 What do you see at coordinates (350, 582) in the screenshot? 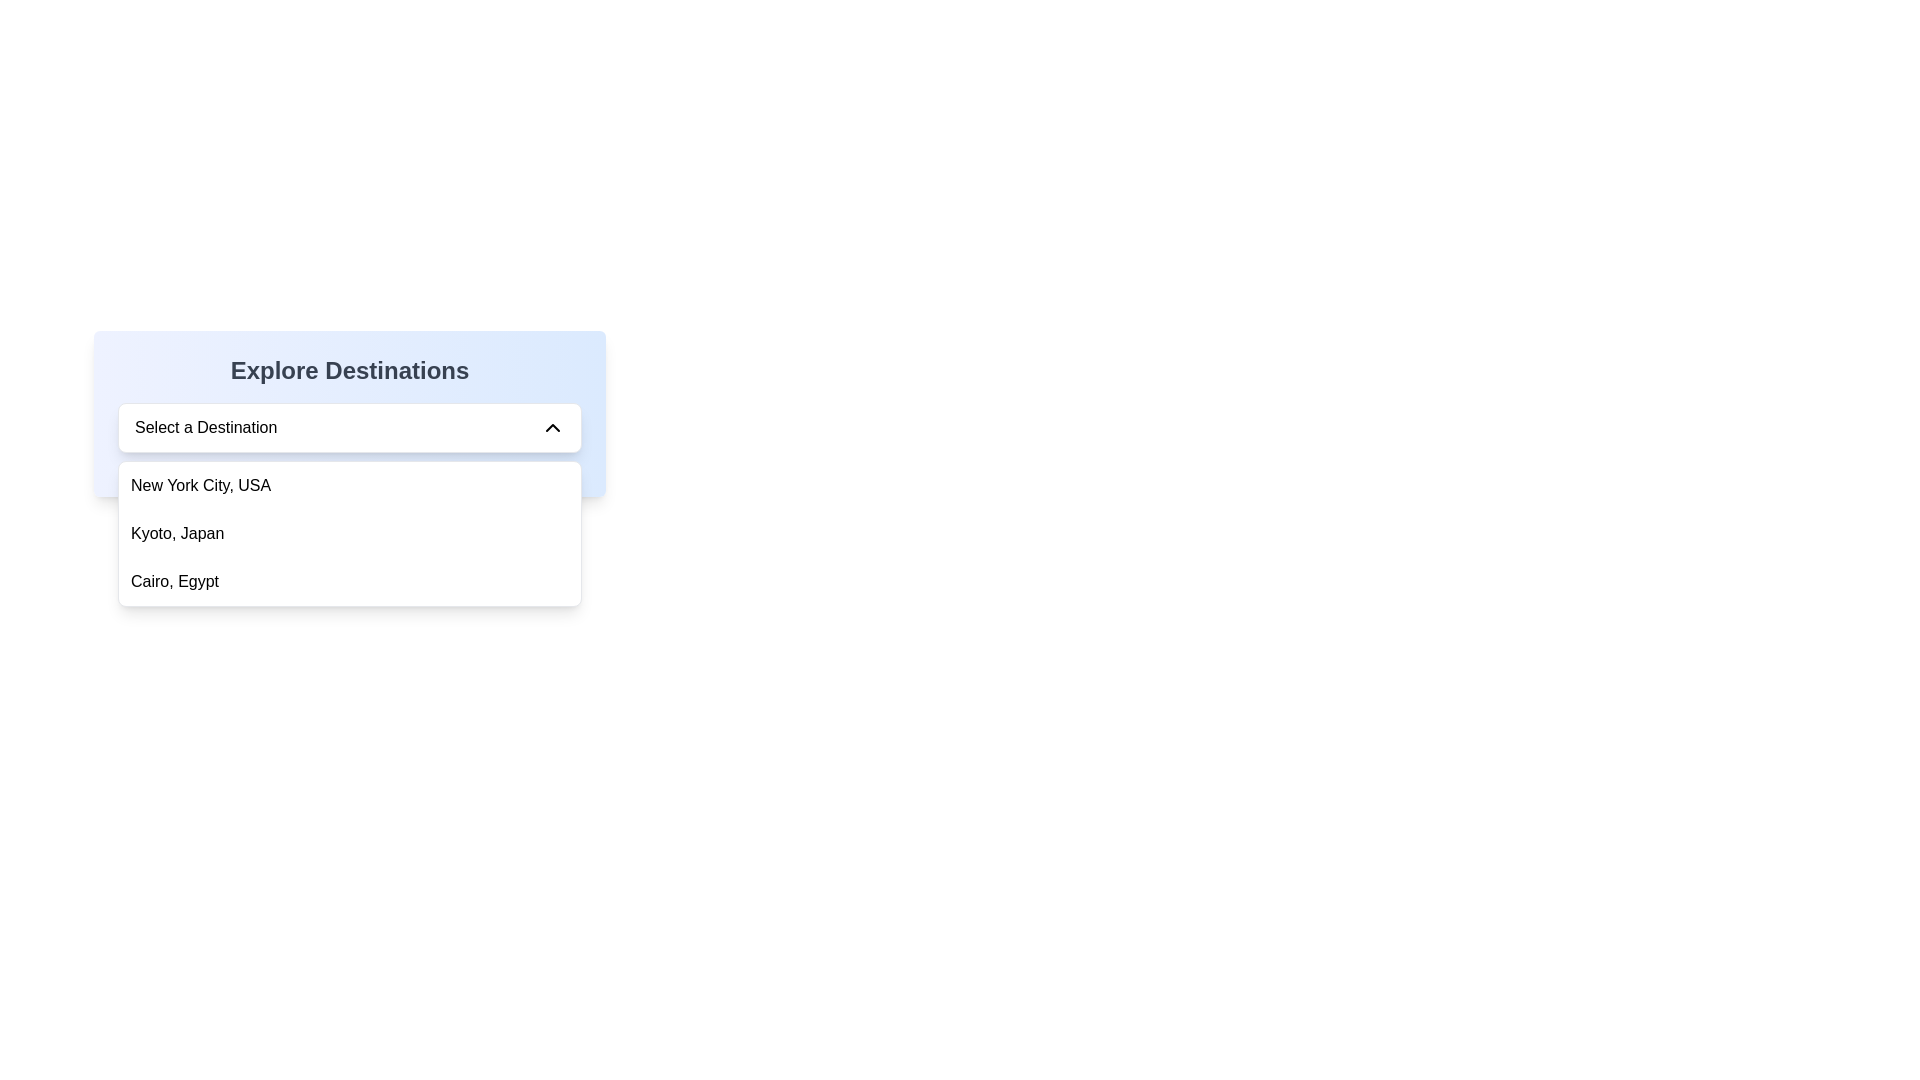
I see `the third item in the dropdown menu` at bounding box center [350, 582].